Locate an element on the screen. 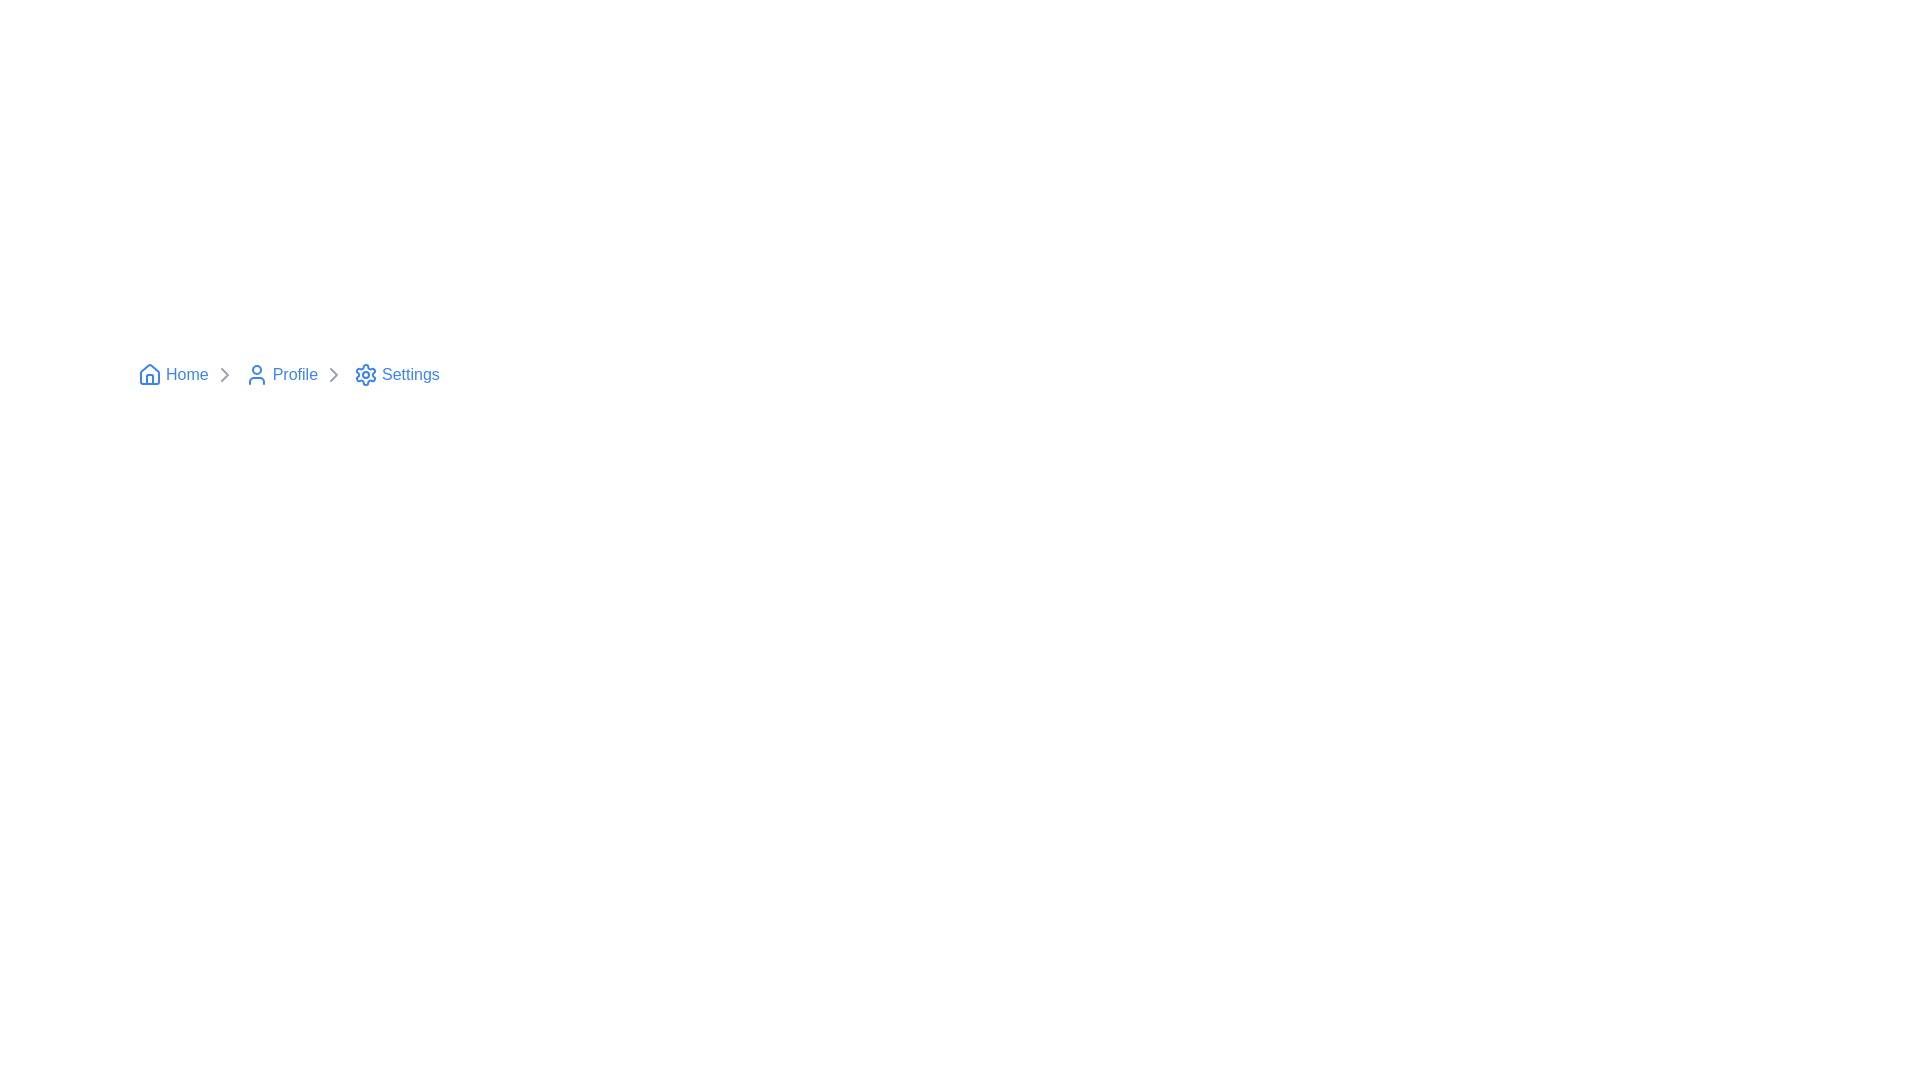 This screenshot has width=1920, height=1080. the right-facing chevron arrow icon in the breadcrumb navigation bar, which is styled in light gray and located between the 'Home' text link and the next breadcrumb item is located at coordinates (224, 374).